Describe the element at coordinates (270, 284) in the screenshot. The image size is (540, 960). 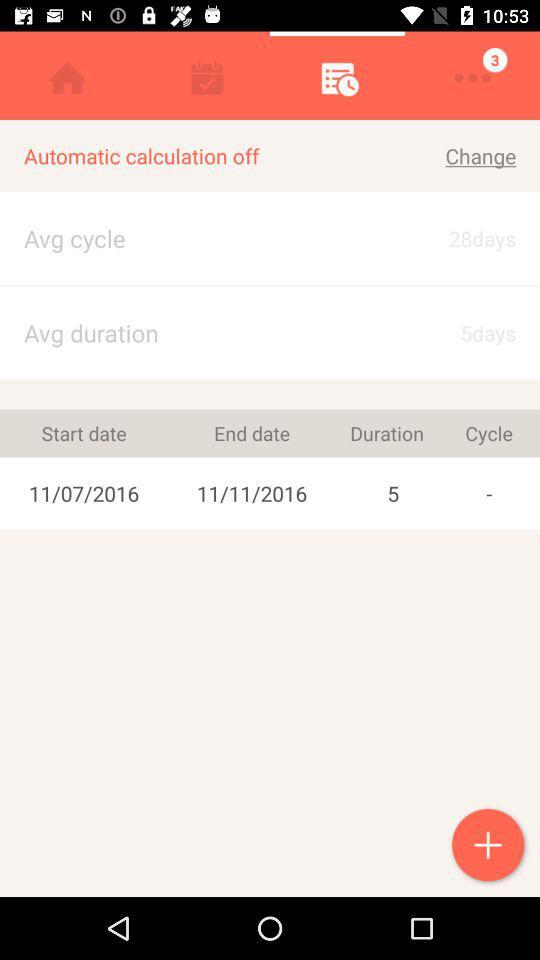
I see `app above avg duration icon` at that location.